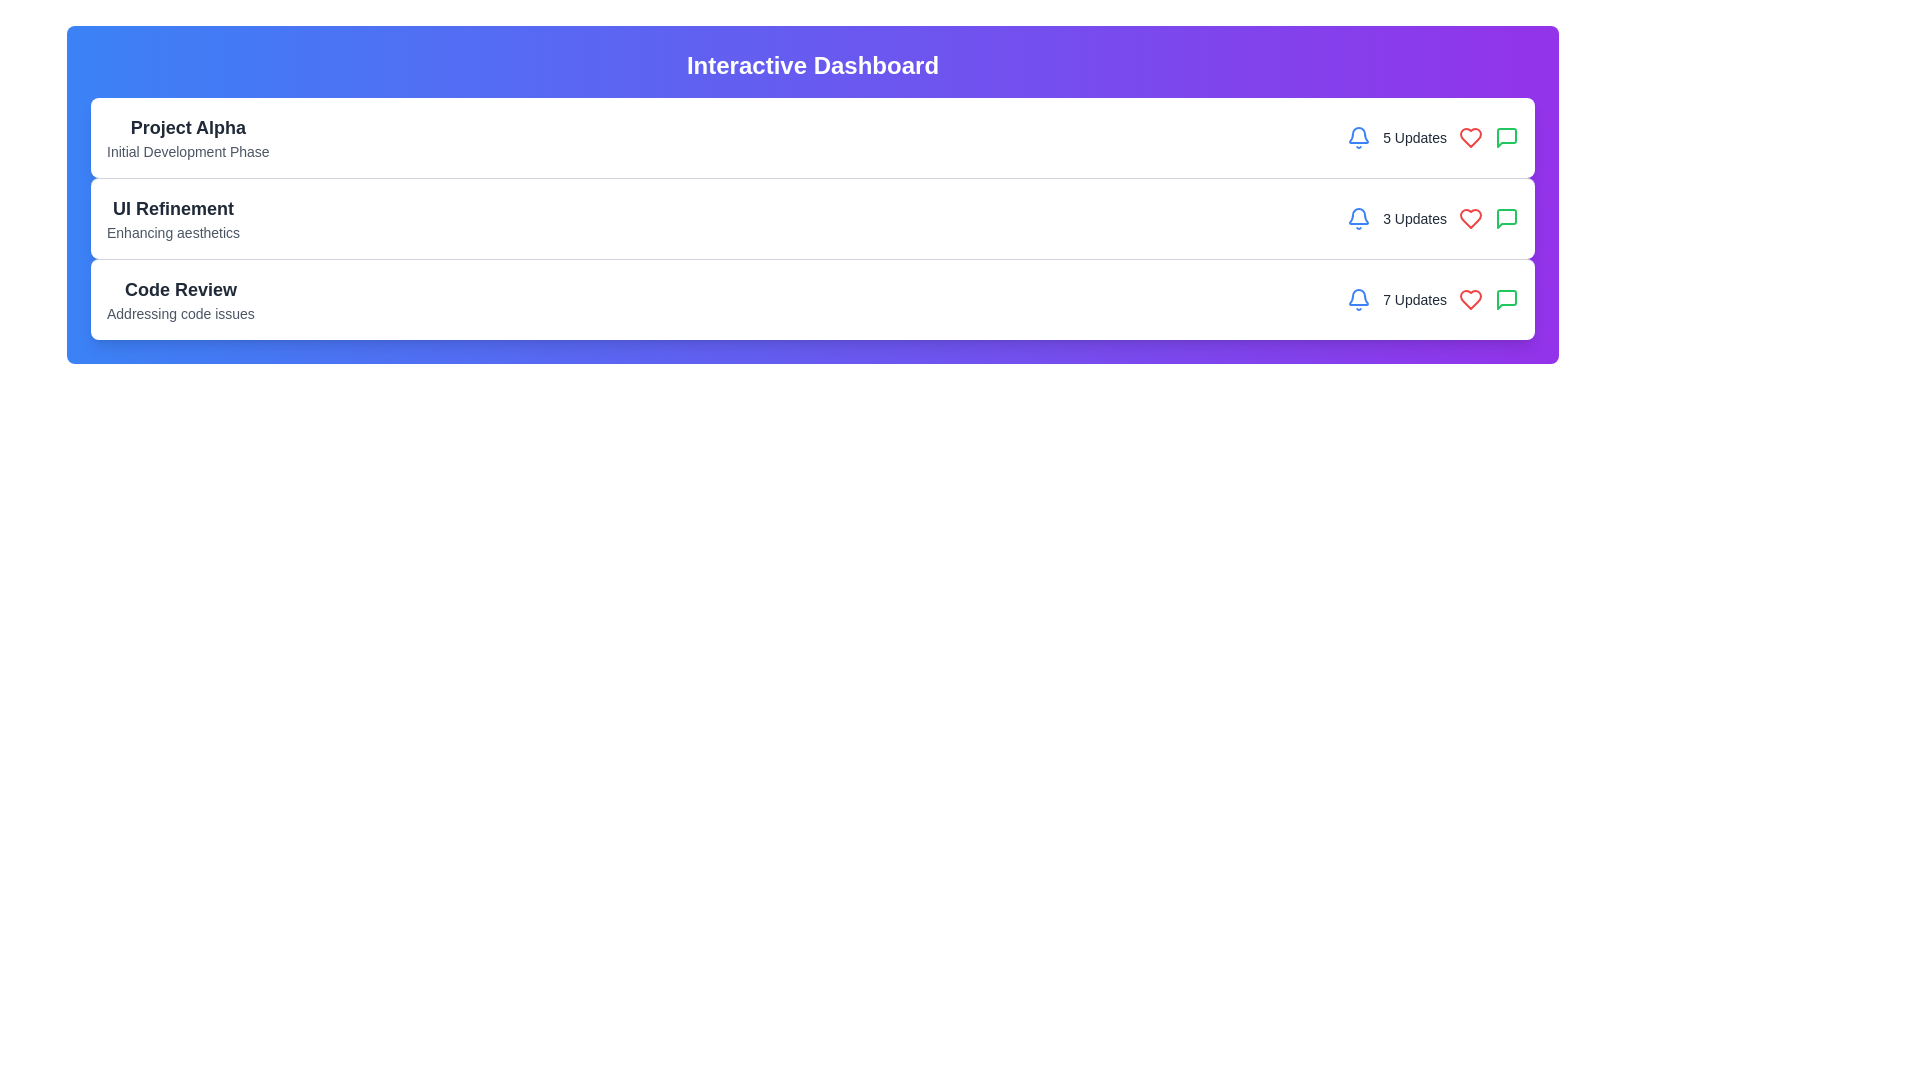  What do you see at coordinates (1359, 219) in the screenshot?
I see `on the bell-shaped icon with a blue border next` at bounding box center [1359, 219].